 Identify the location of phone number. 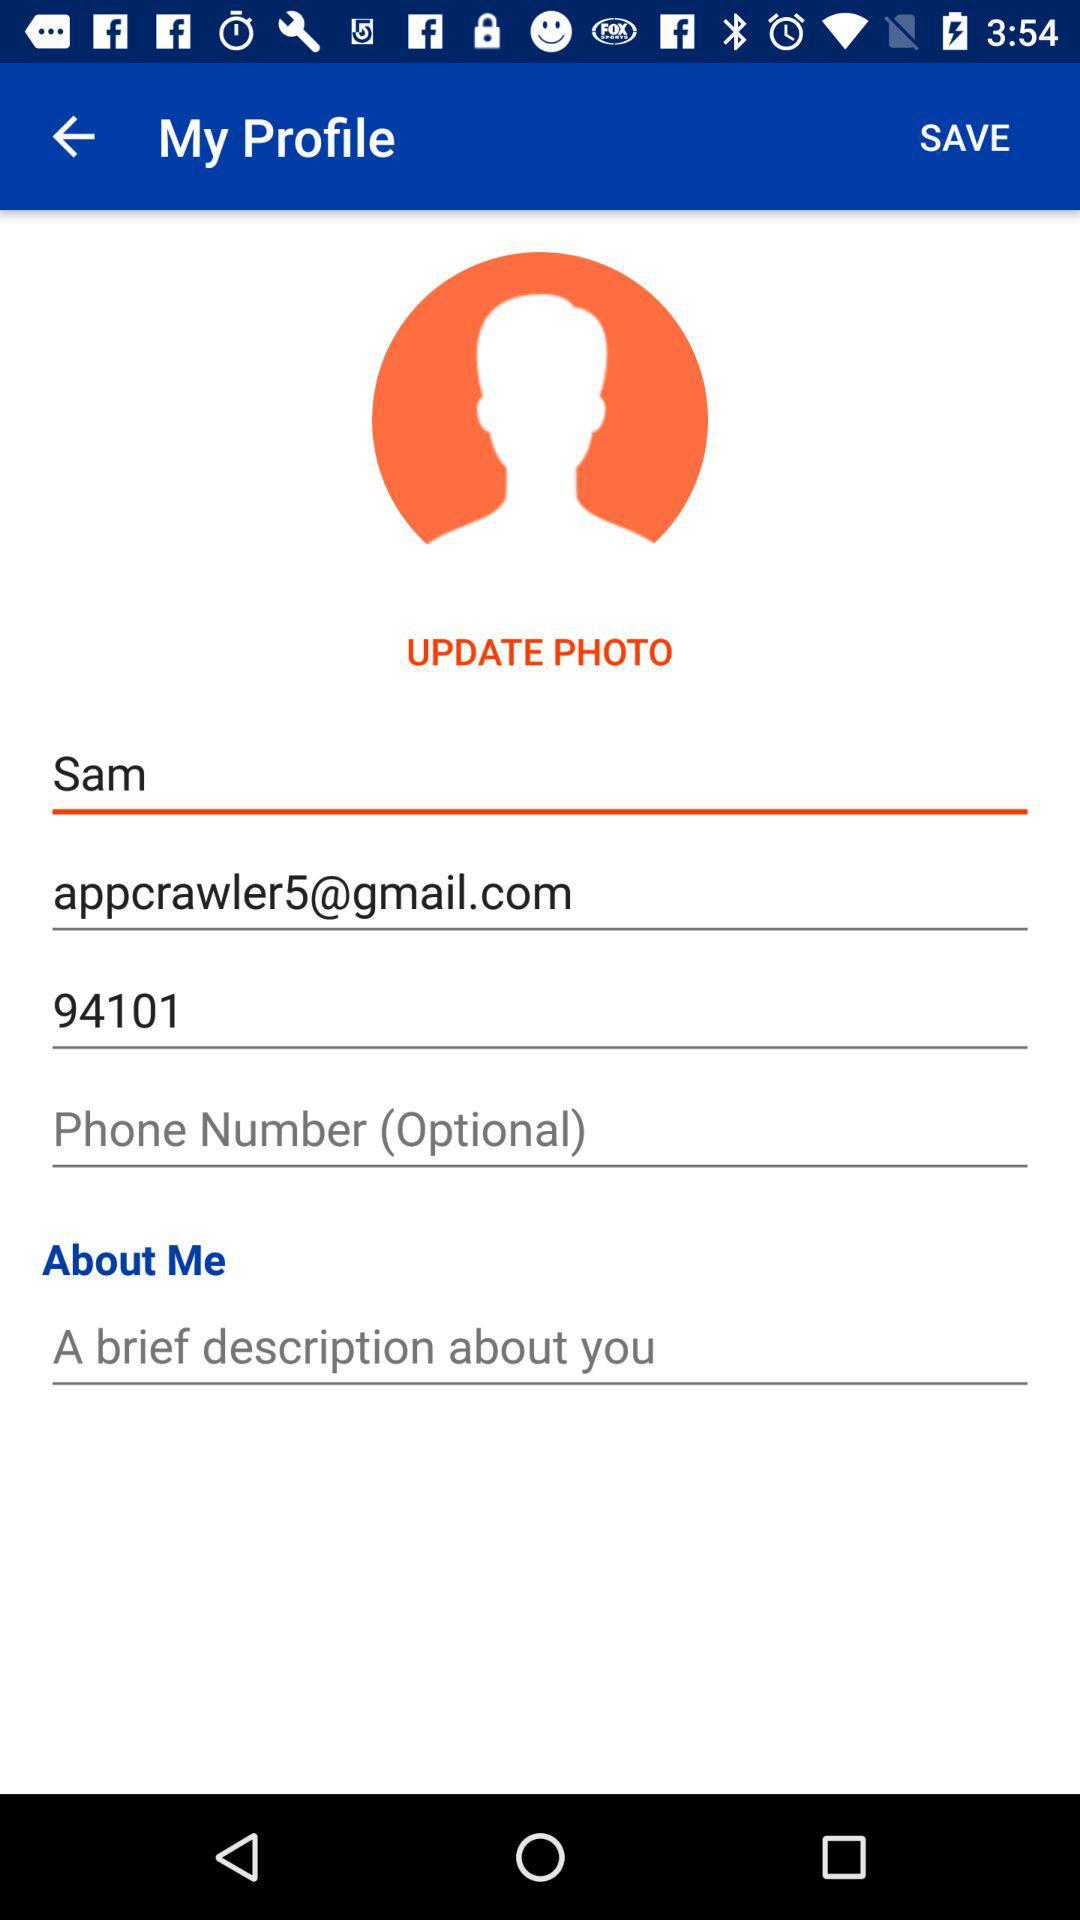
(540, 1128).